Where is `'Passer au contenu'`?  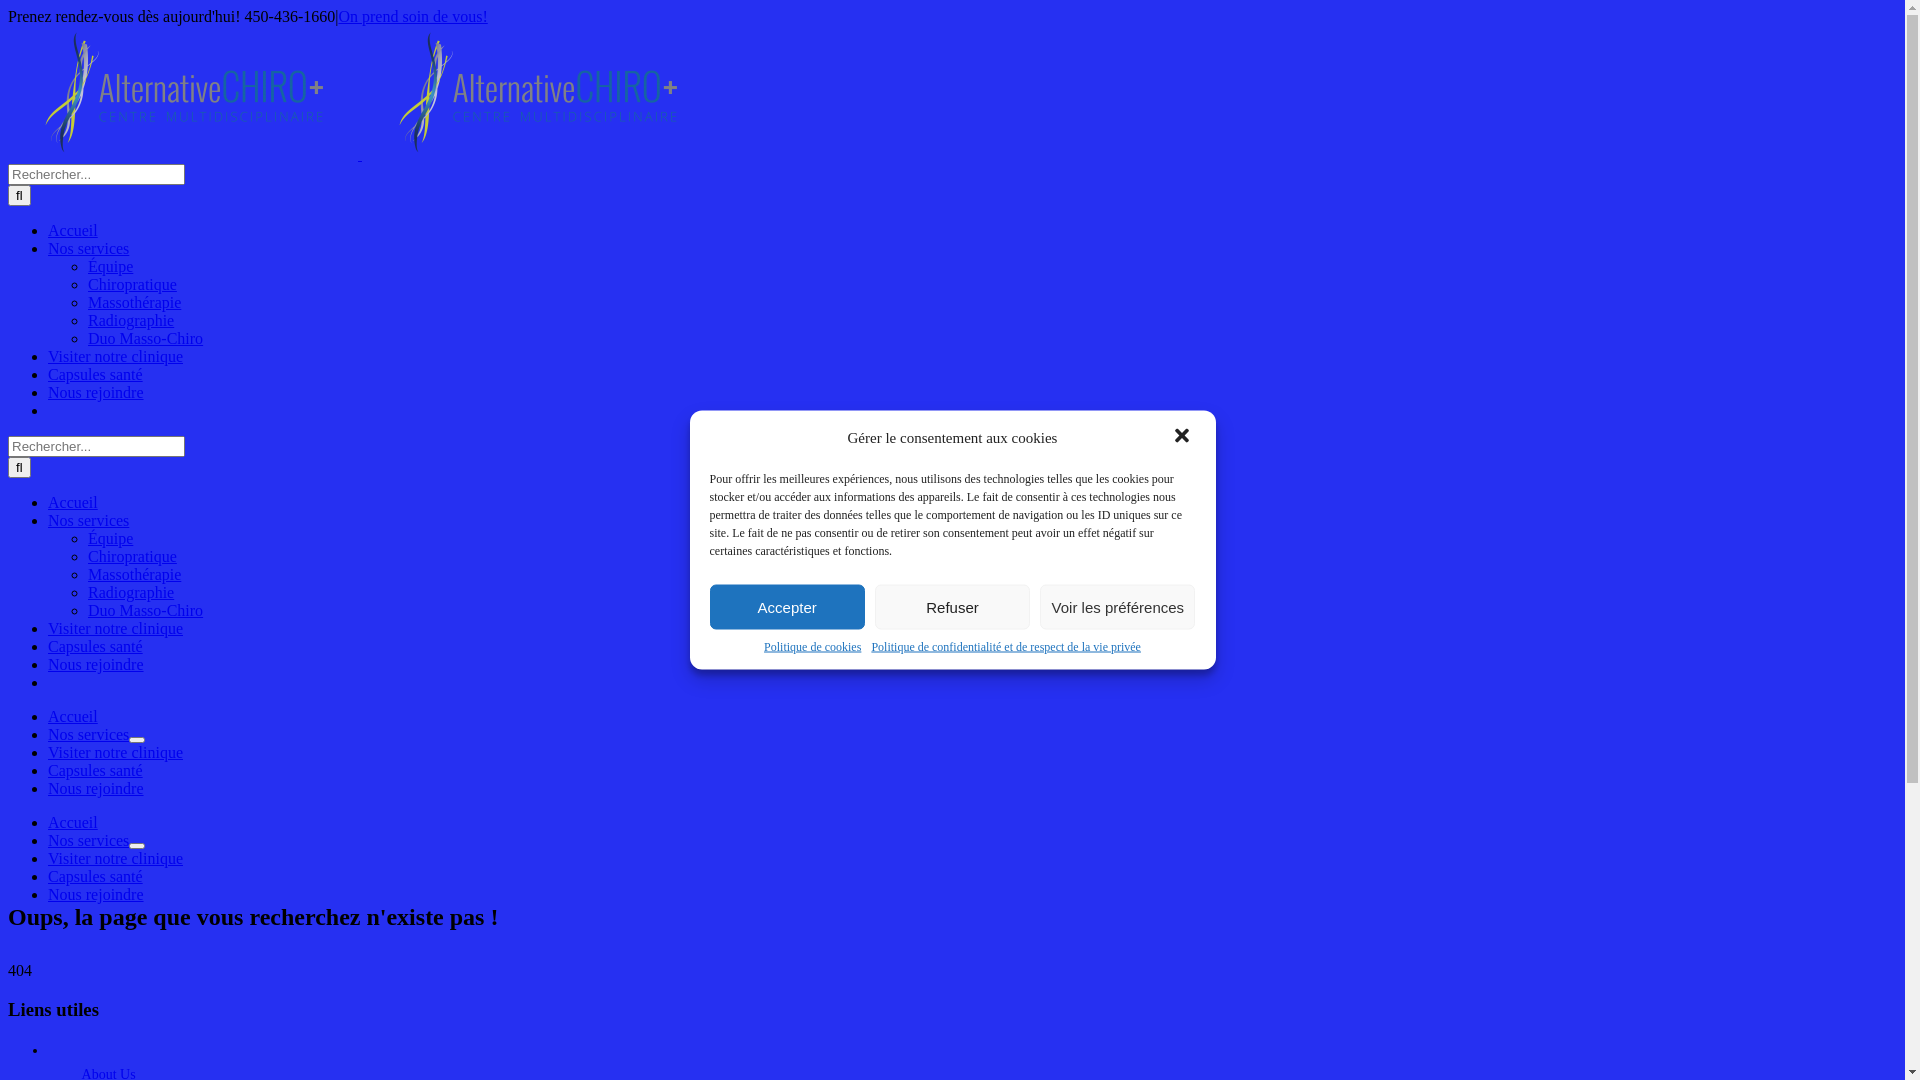
'Passer au contenu' is located at coordinates (7, 7).